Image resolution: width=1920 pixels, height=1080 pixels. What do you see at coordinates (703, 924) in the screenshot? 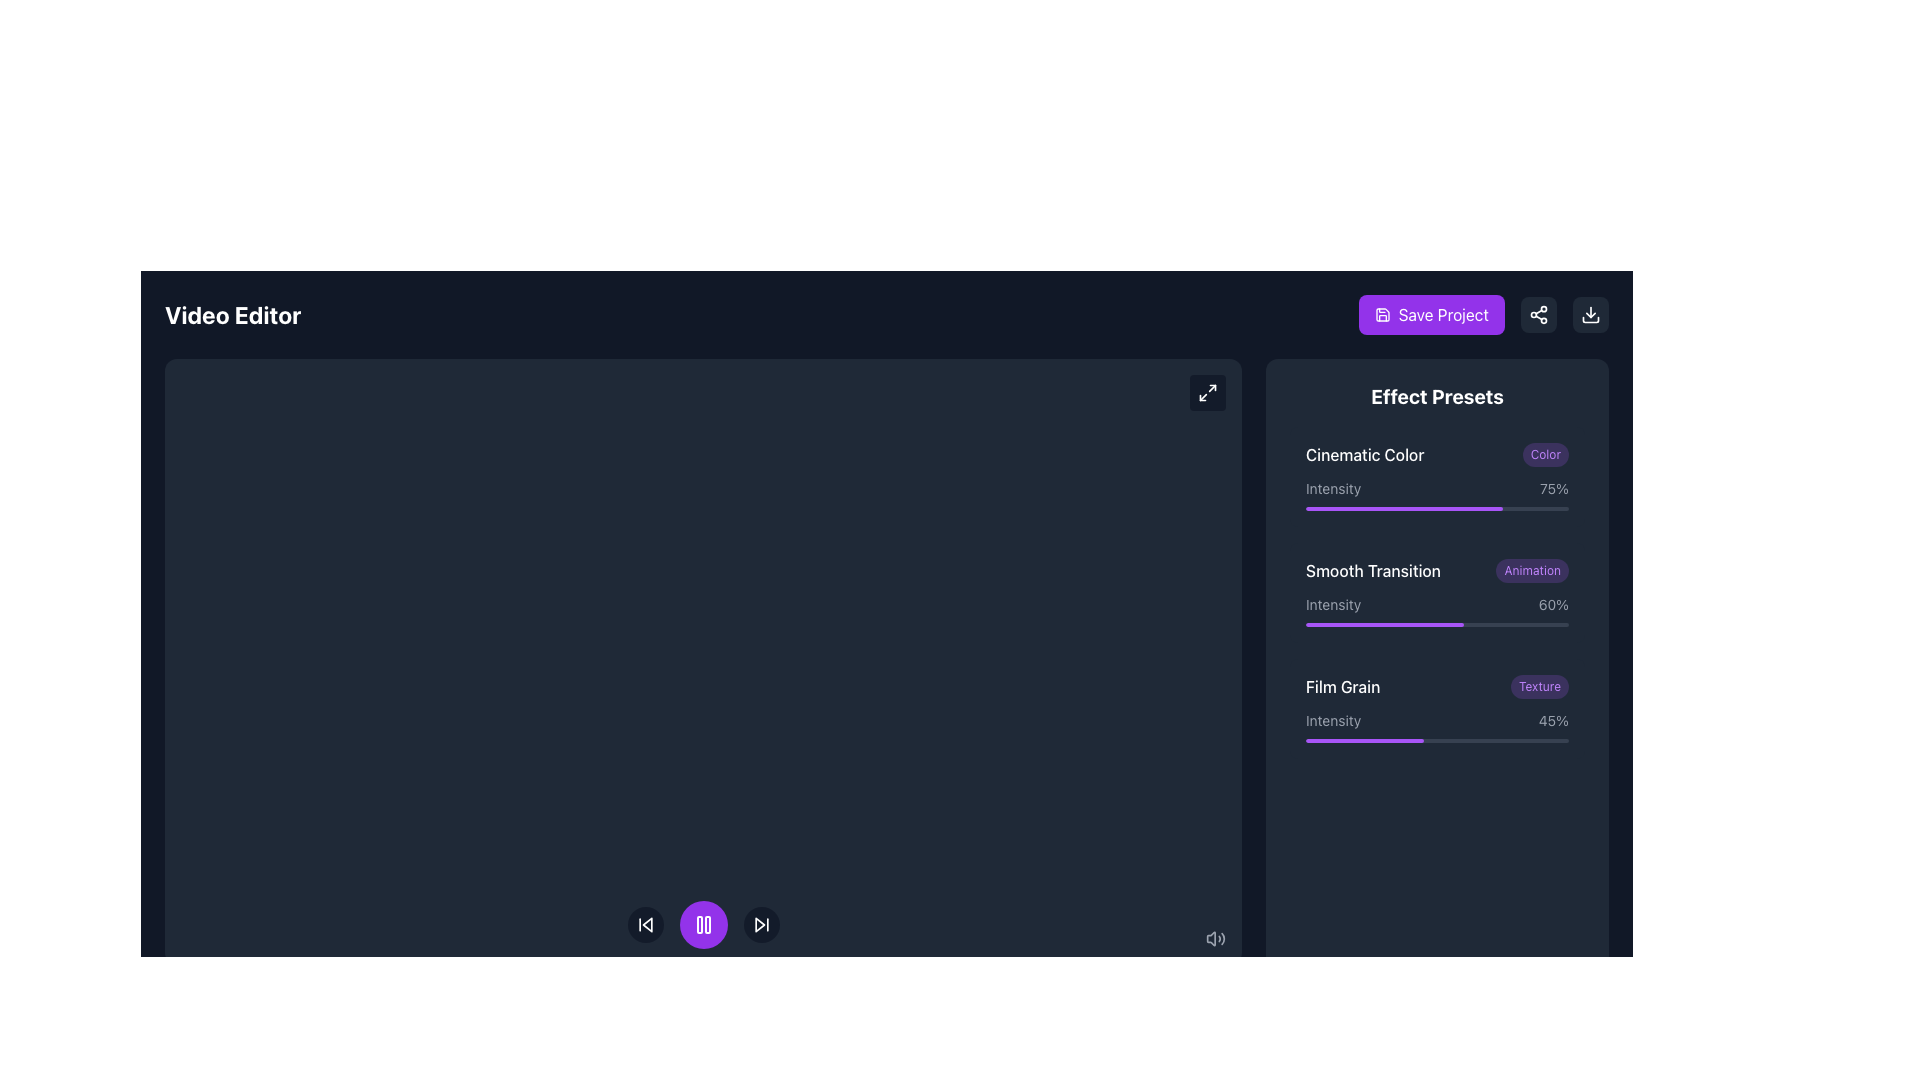
I see `the purple circular button with a white pause icon` at bounding box center [703, 924].